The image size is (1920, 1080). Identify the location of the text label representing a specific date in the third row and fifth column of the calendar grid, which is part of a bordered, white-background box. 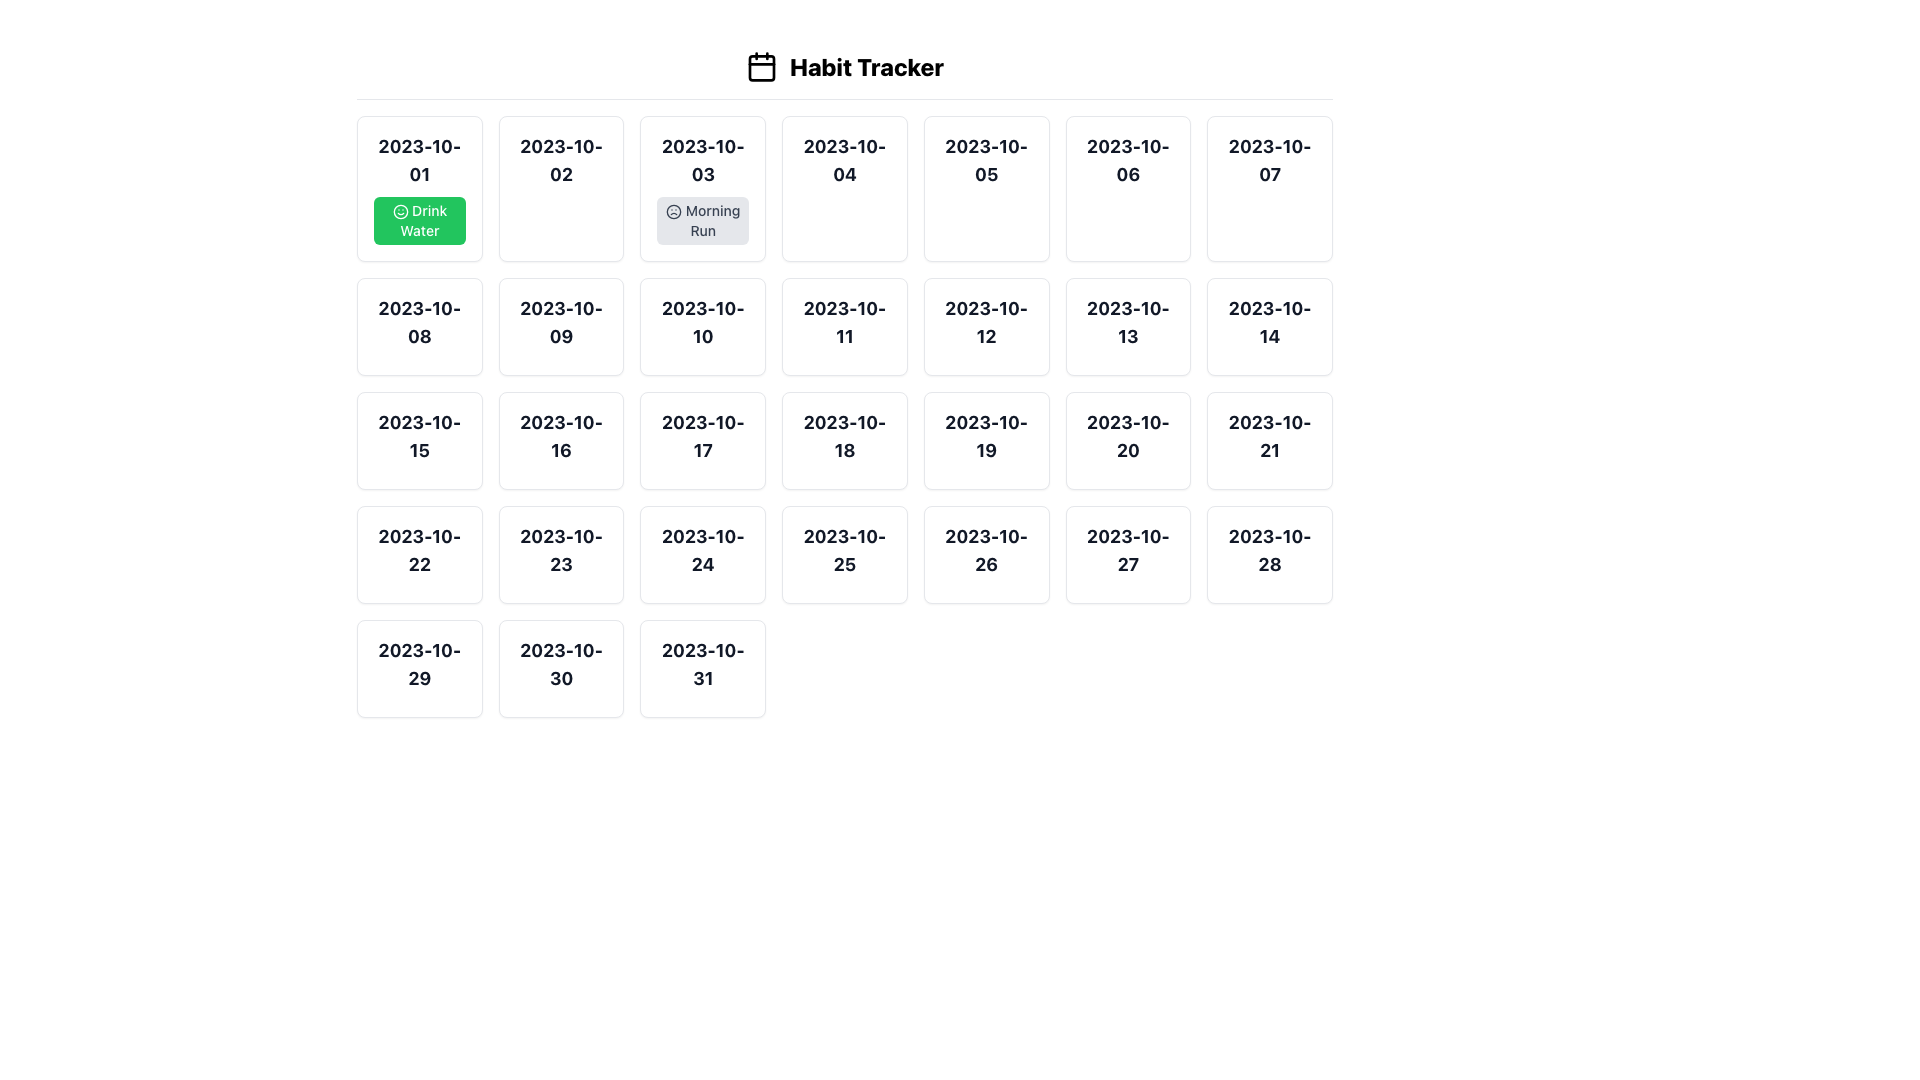
(986, 322).